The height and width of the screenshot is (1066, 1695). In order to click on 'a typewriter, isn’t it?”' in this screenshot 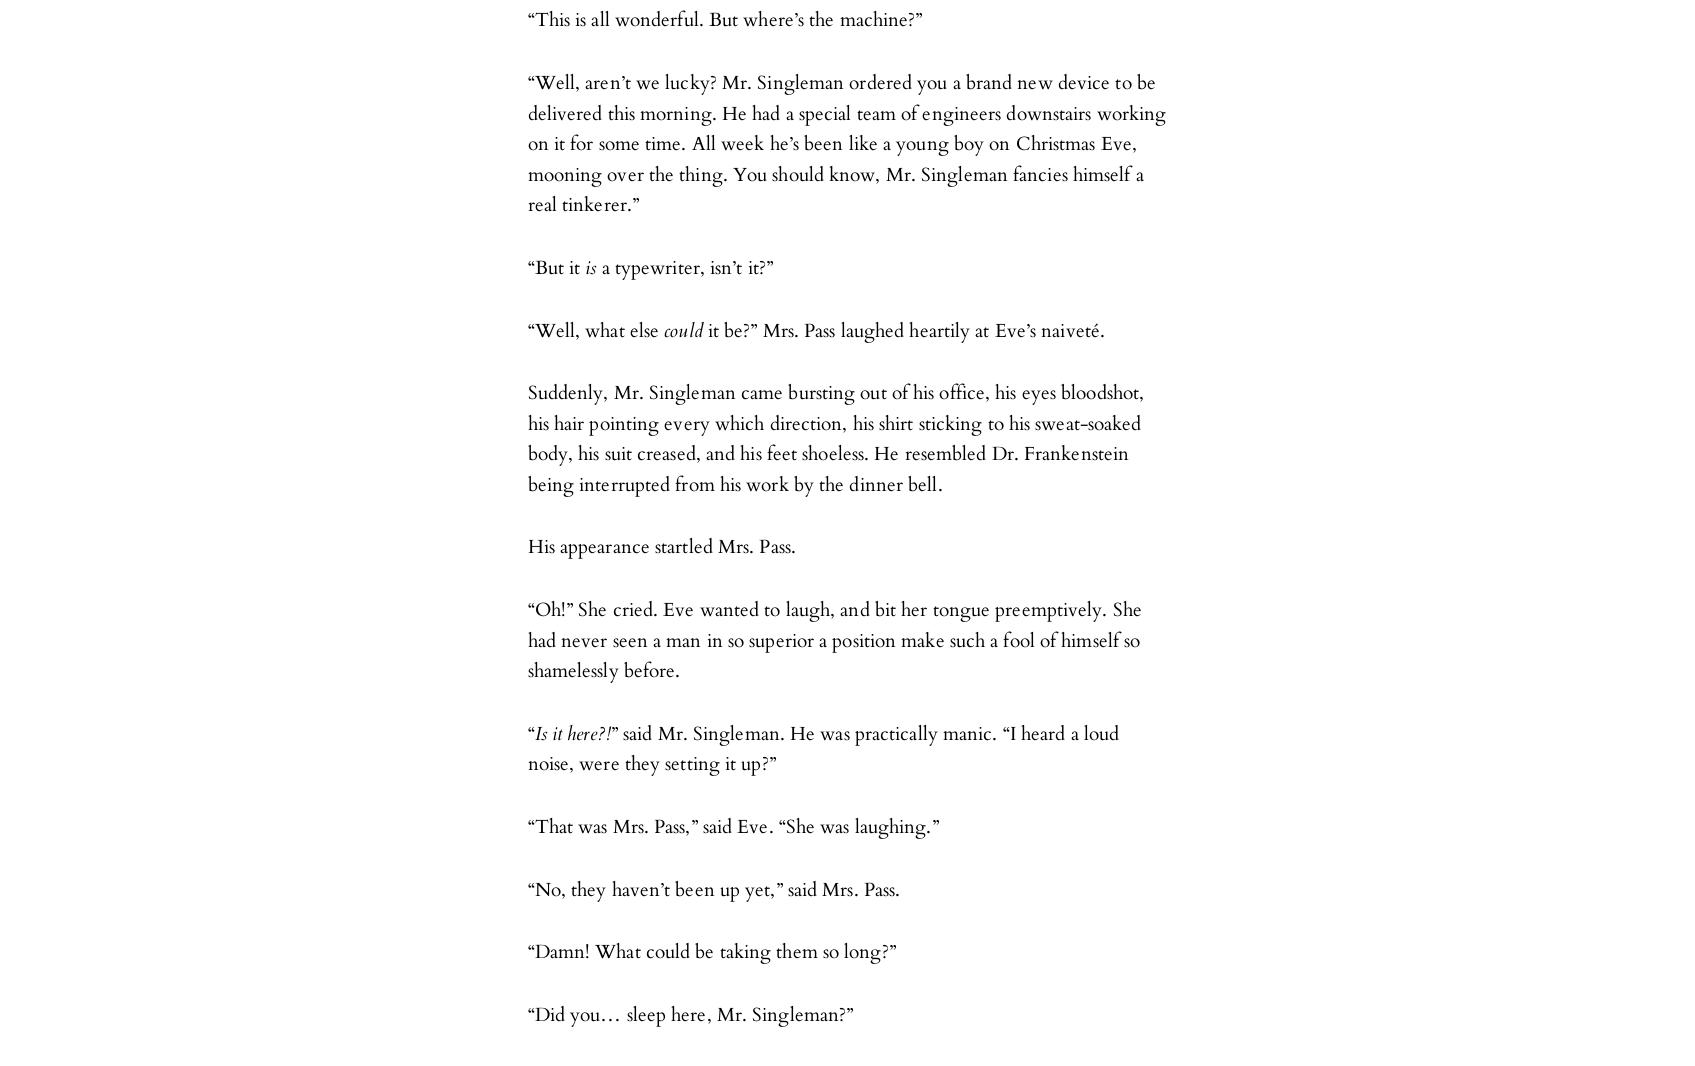, I will do `click(684, 266)`.